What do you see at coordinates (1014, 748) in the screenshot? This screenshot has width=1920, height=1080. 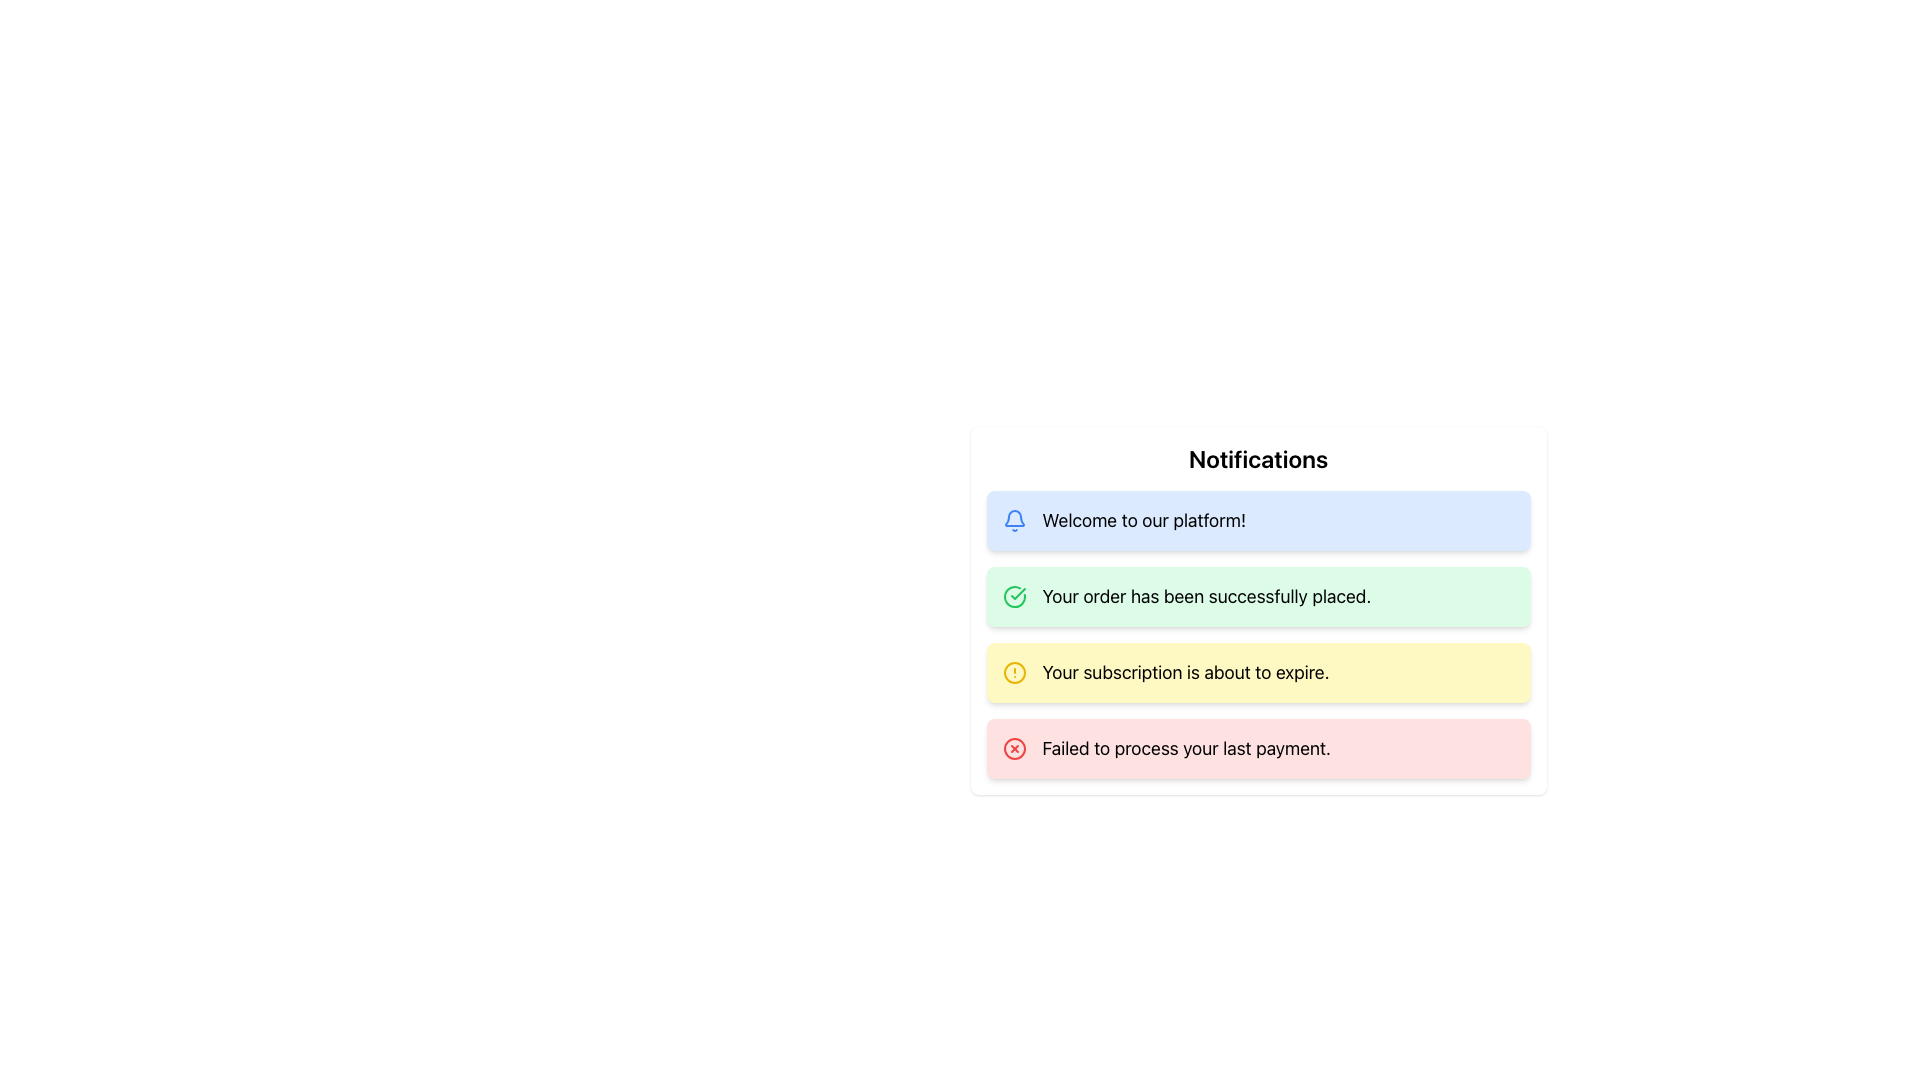 I see `the circular SVG element that signifies an error notification related to the message 'Failed to process your last payment.'` at bounding box center [1014, 748].